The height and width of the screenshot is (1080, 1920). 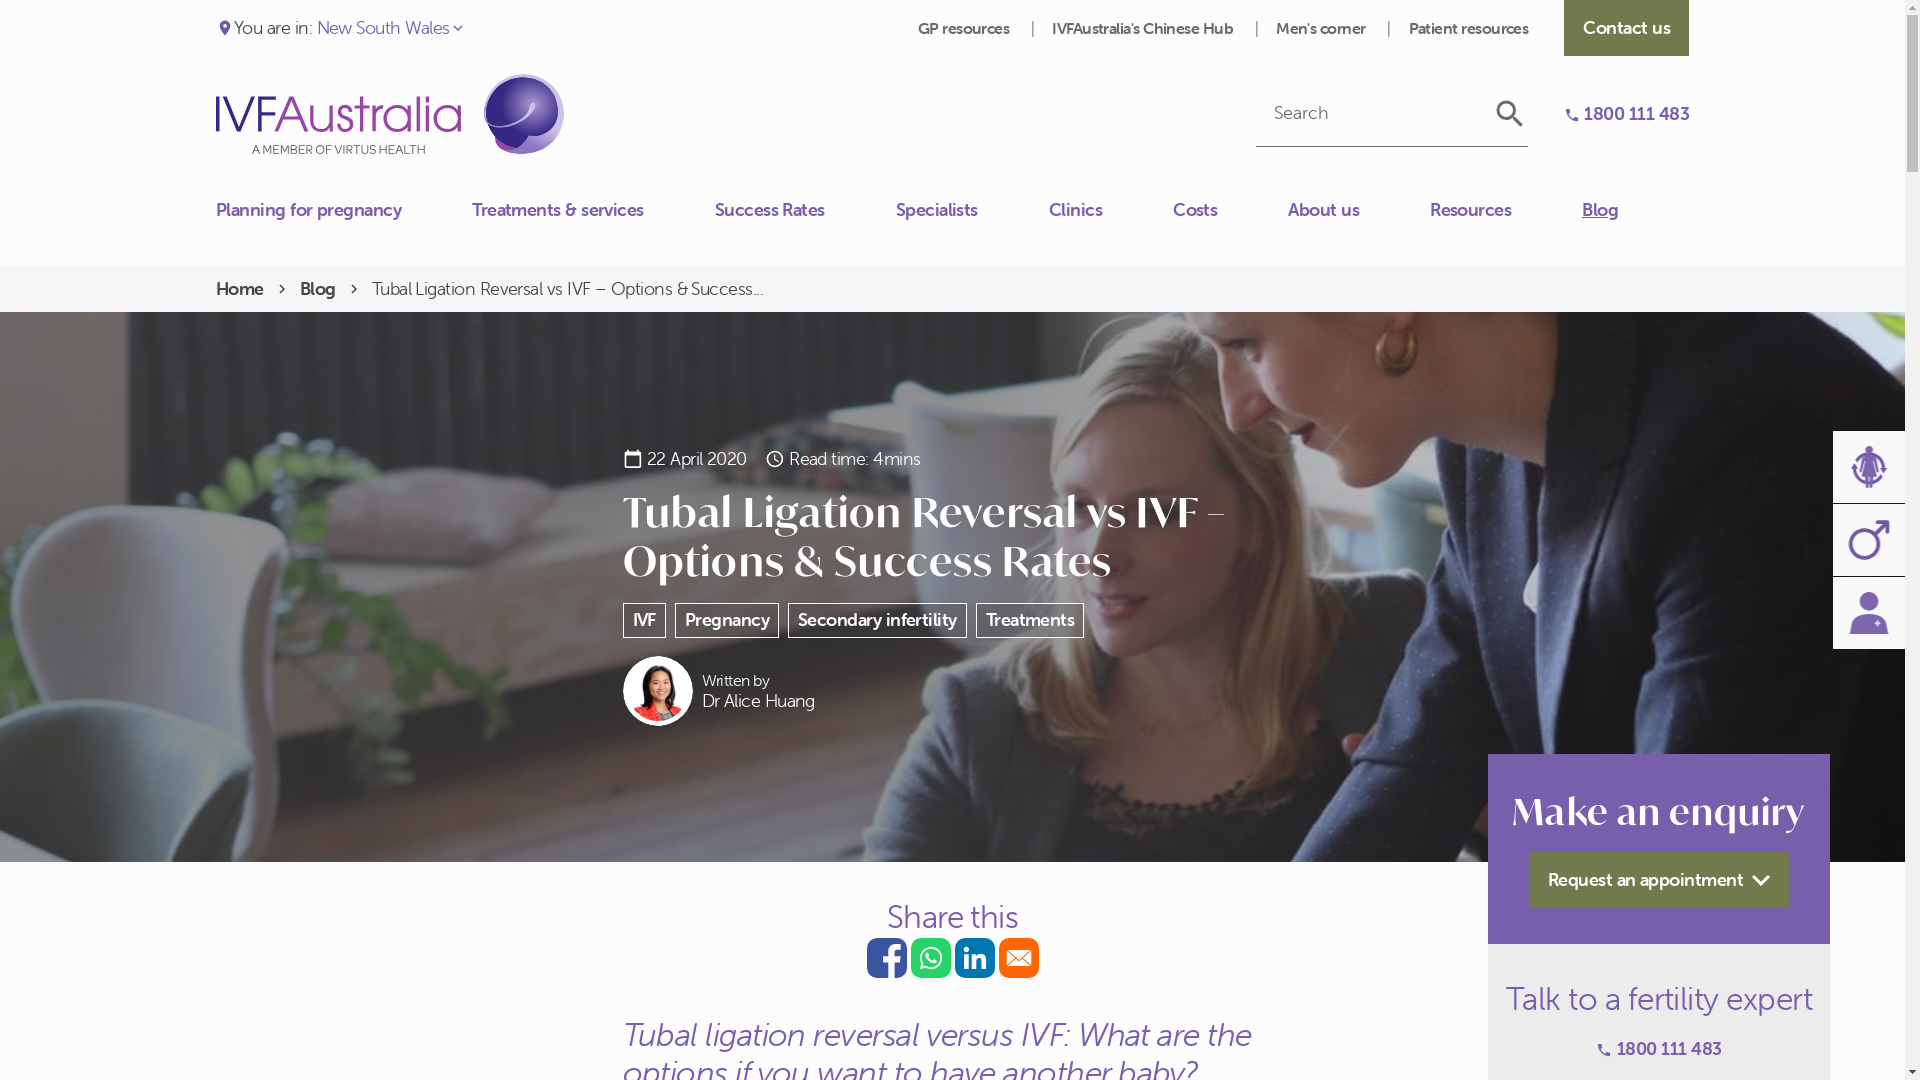 I want to click on 'Success Rates', so click(x=805, y=209).